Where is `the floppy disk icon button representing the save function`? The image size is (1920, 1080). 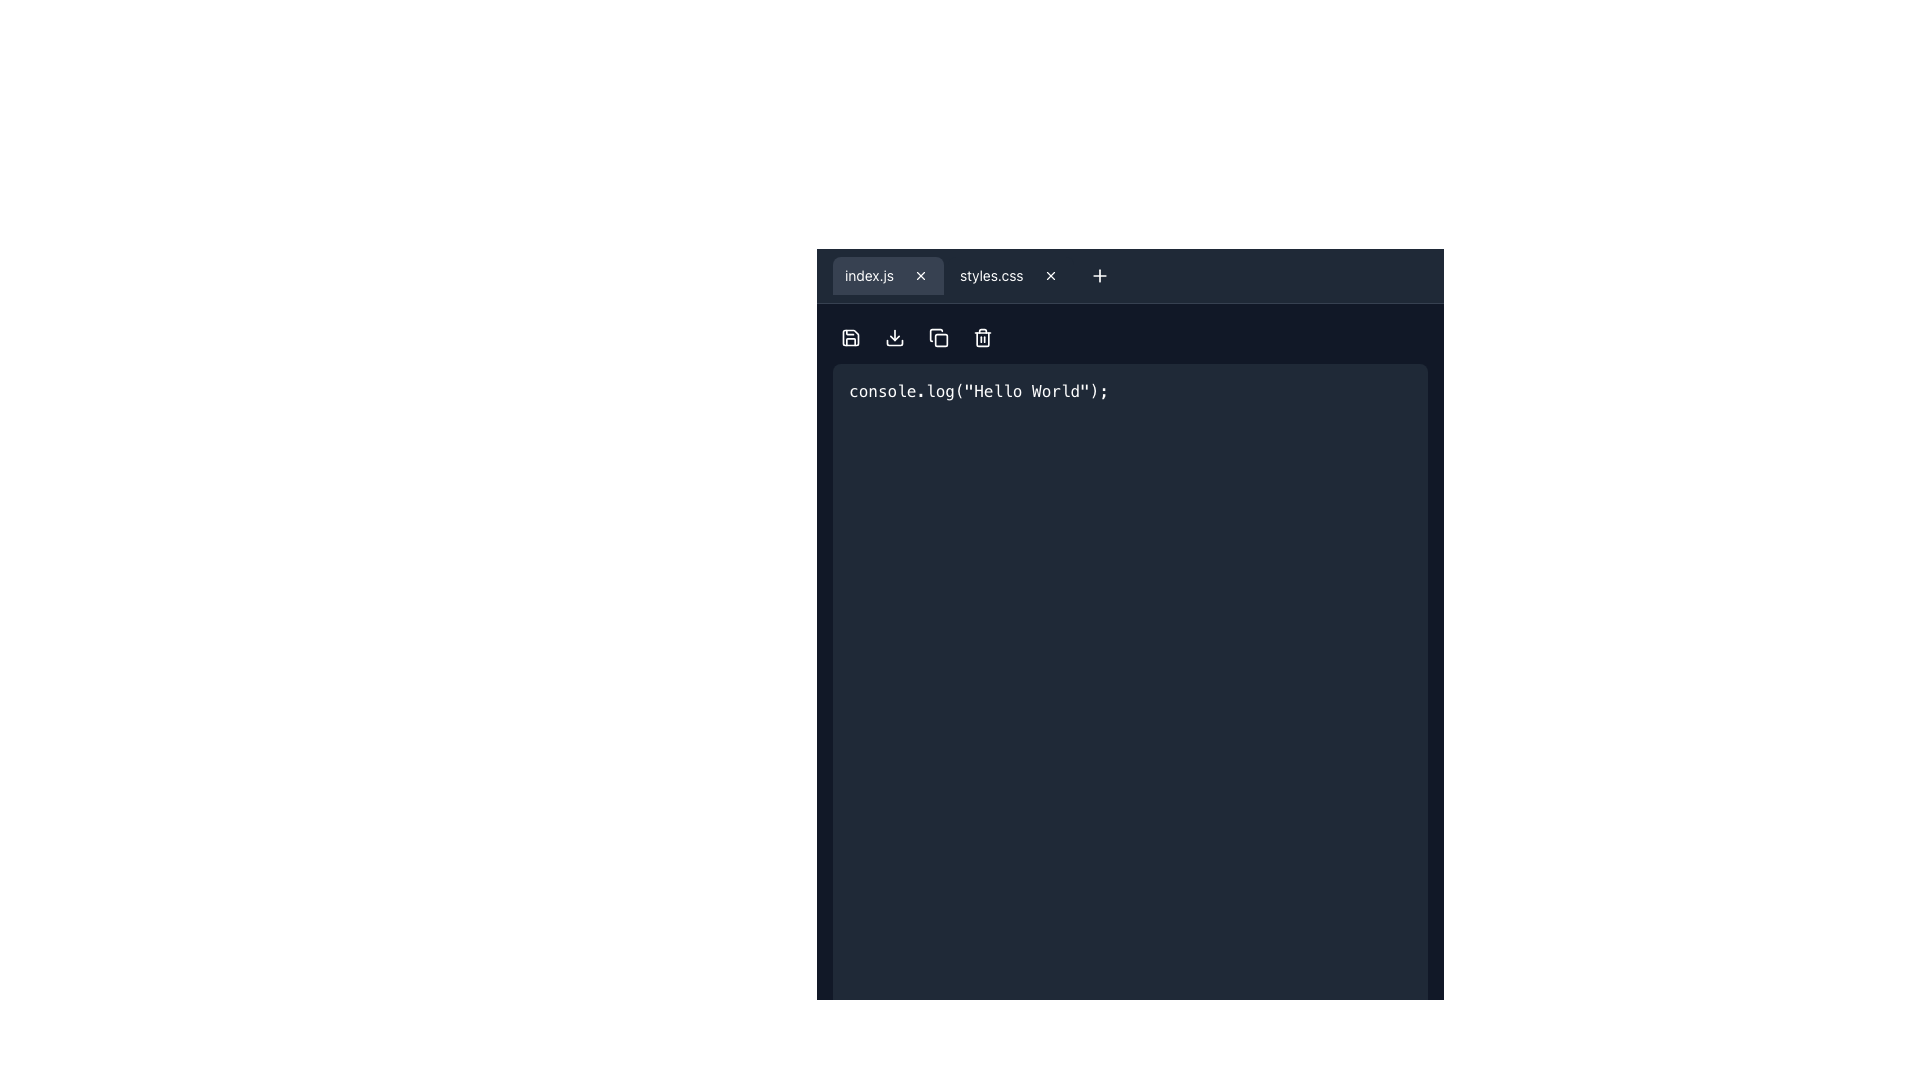 the floppy disk icon button representing the save function is located at coordinates (850, 337).